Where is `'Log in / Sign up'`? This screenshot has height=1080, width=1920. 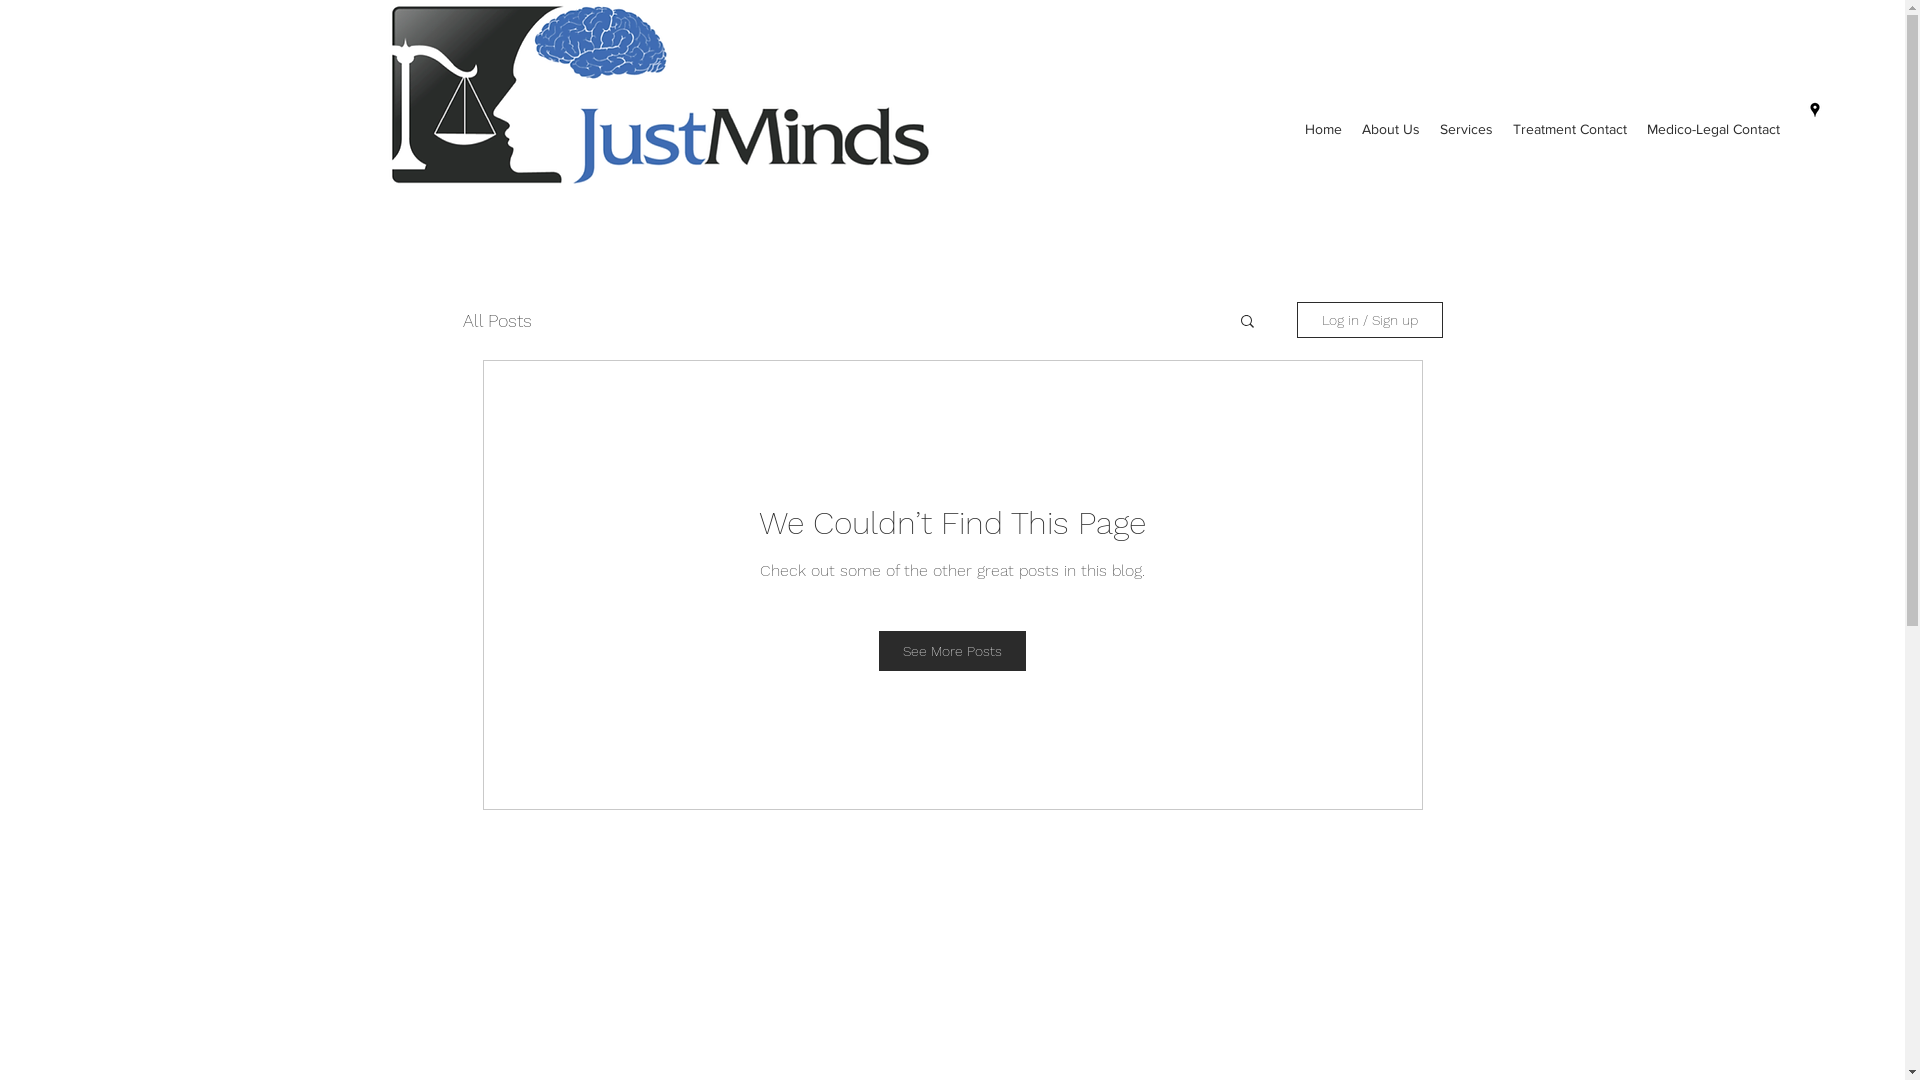
'Log in / Sign up' is located at coordinates (1296, 319).